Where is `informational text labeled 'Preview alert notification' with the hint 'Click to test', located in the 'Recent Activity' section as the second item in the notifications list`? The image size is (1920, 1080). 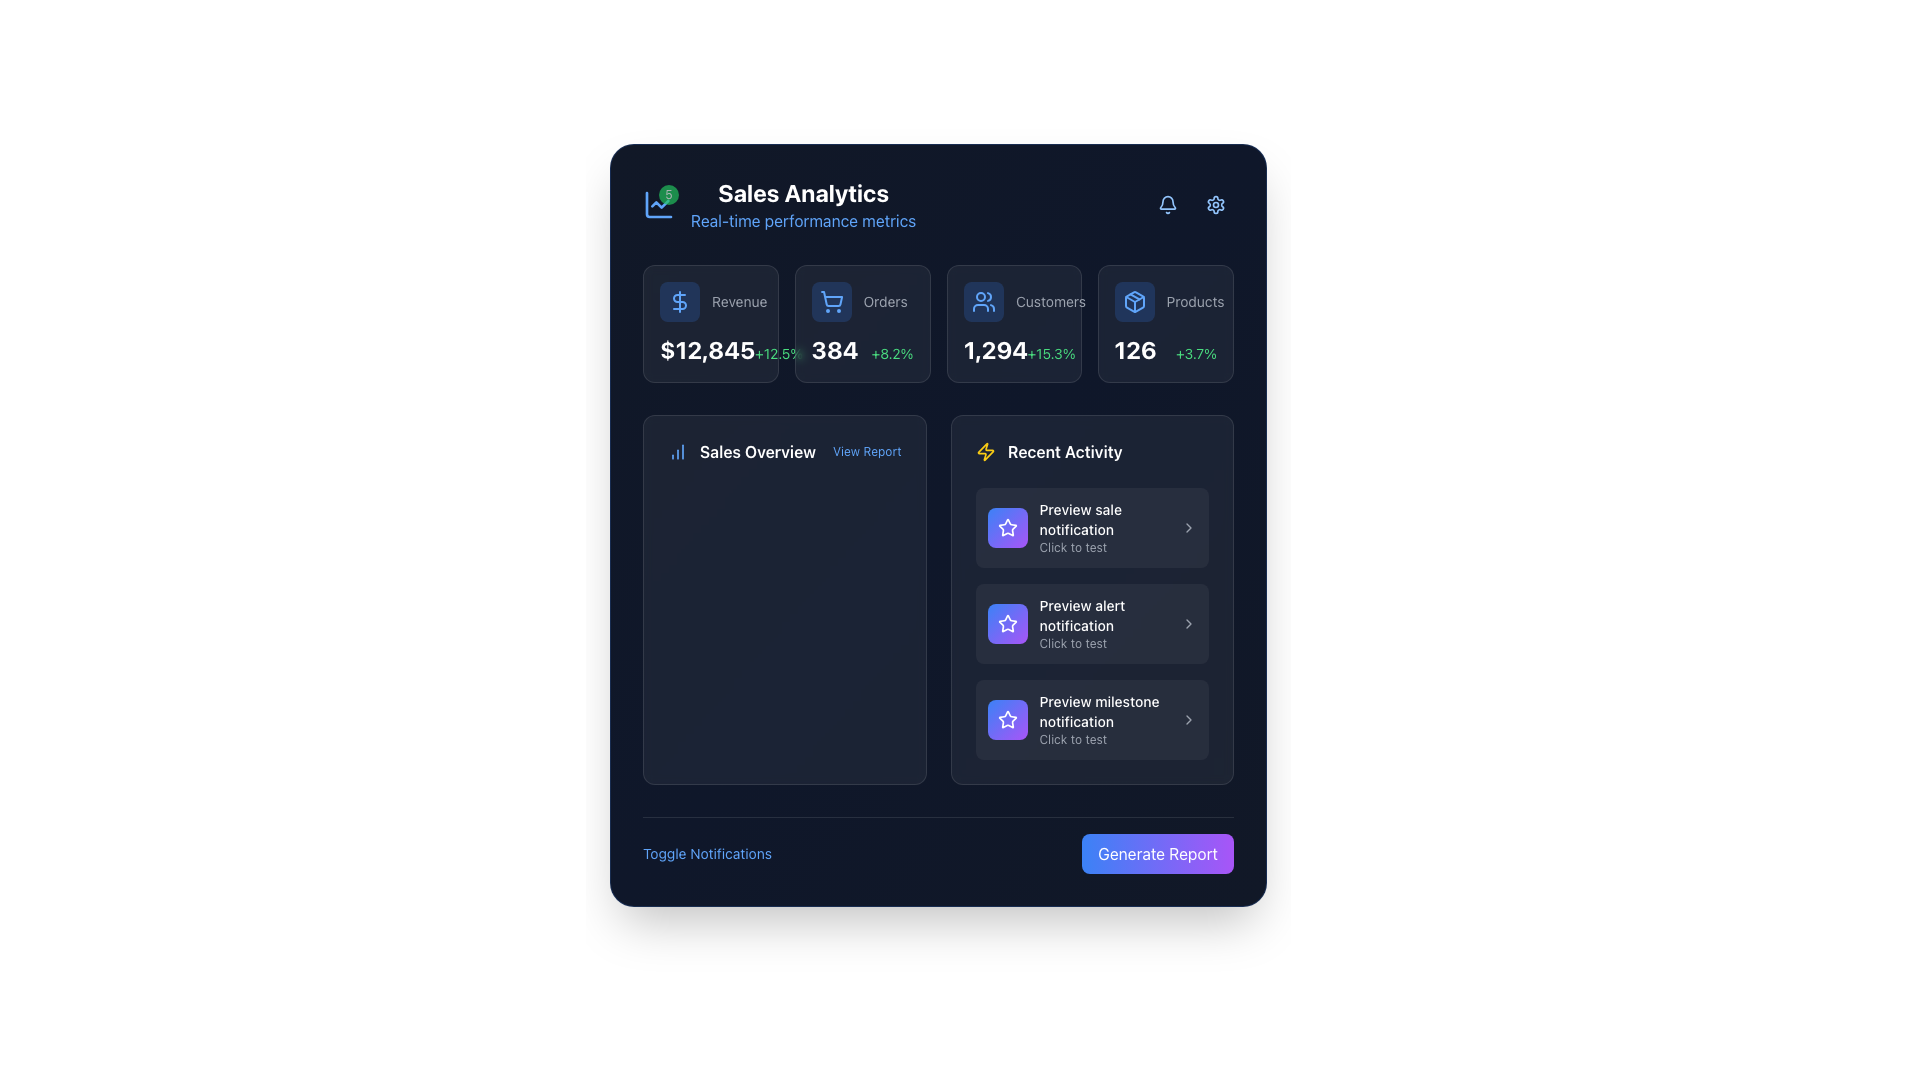
informational text labeled 'Preview alert notification' with the hint 'Click to test', located in the 'Recent Activity' section as the second item in the notifications list is located at coordinates (1103, 623).